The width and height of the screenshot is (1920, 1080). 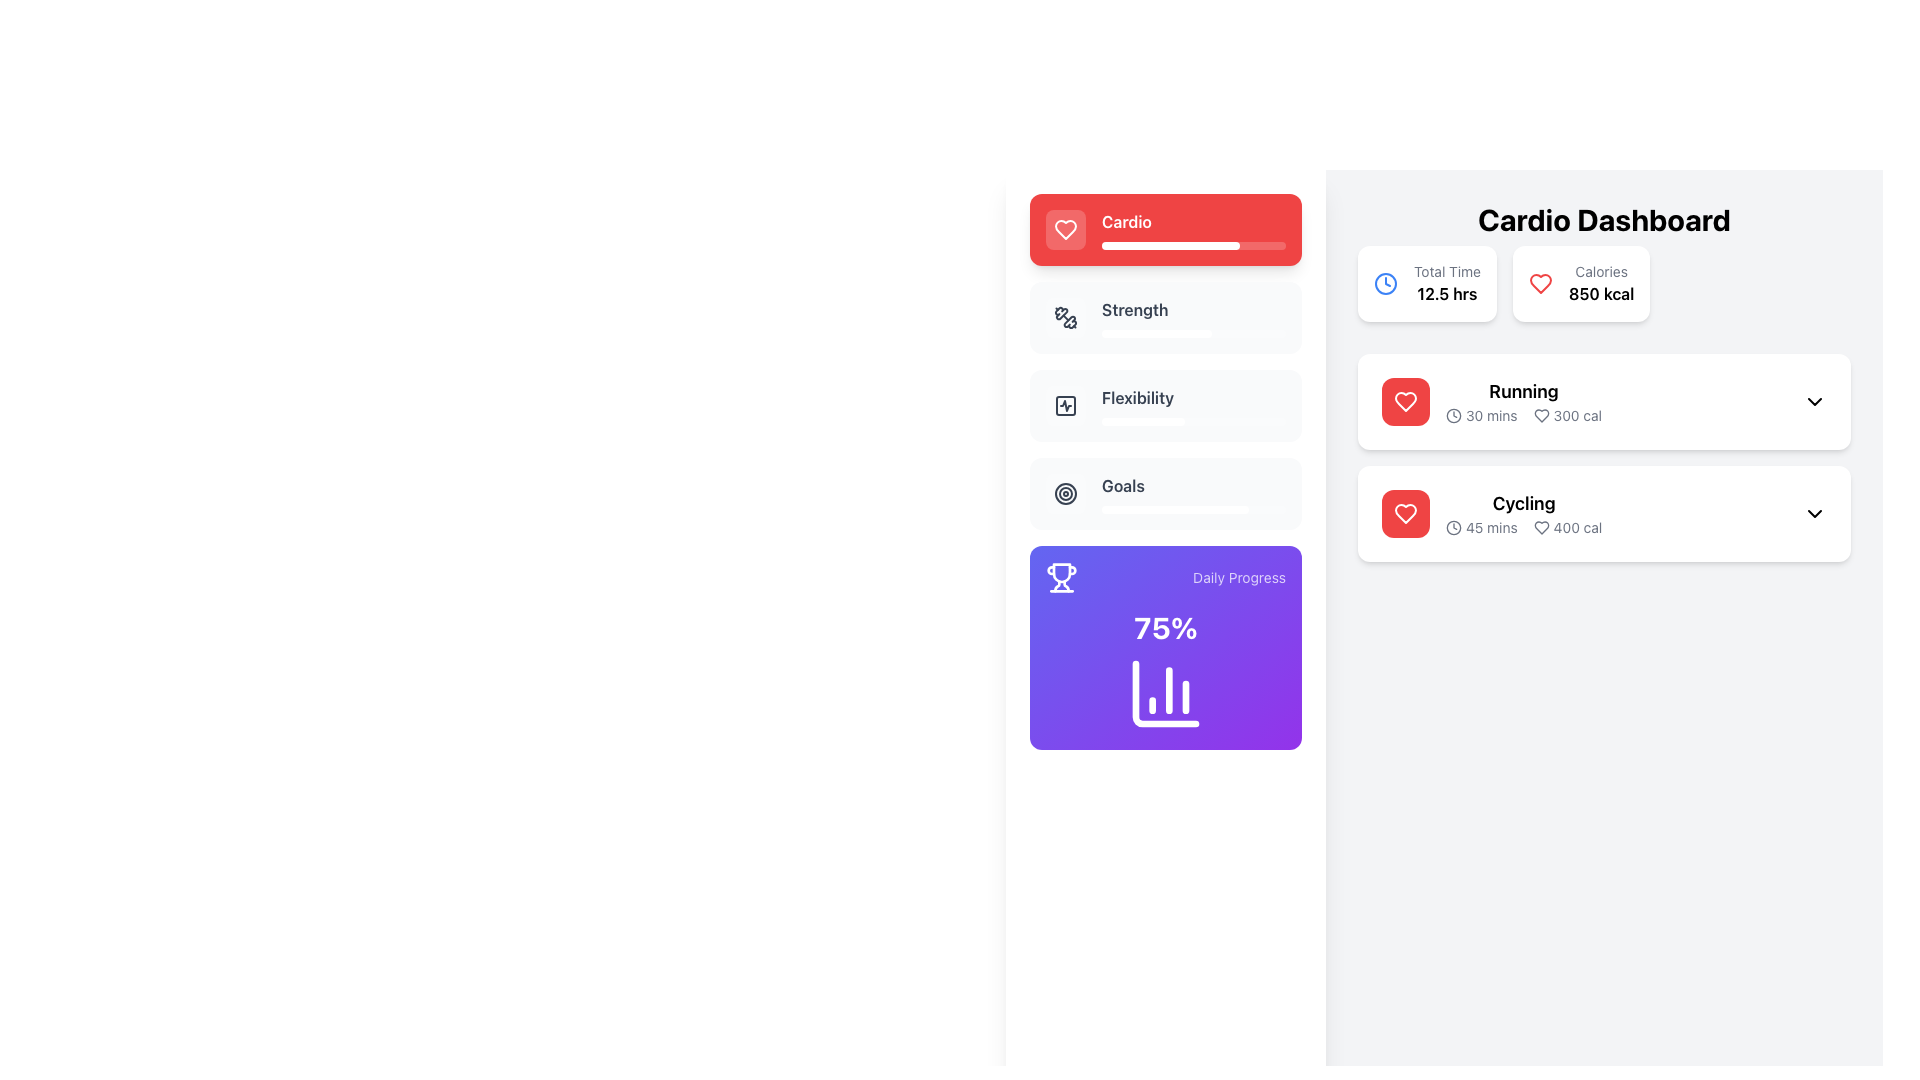 What do you see at coordinates (1523, 401) in the screenshot?
I see `the activity summary card displaying 'Running' in the Cardio Dashboard section, positioned above the 'Cycling' item` at bounding box center [1523, 401].